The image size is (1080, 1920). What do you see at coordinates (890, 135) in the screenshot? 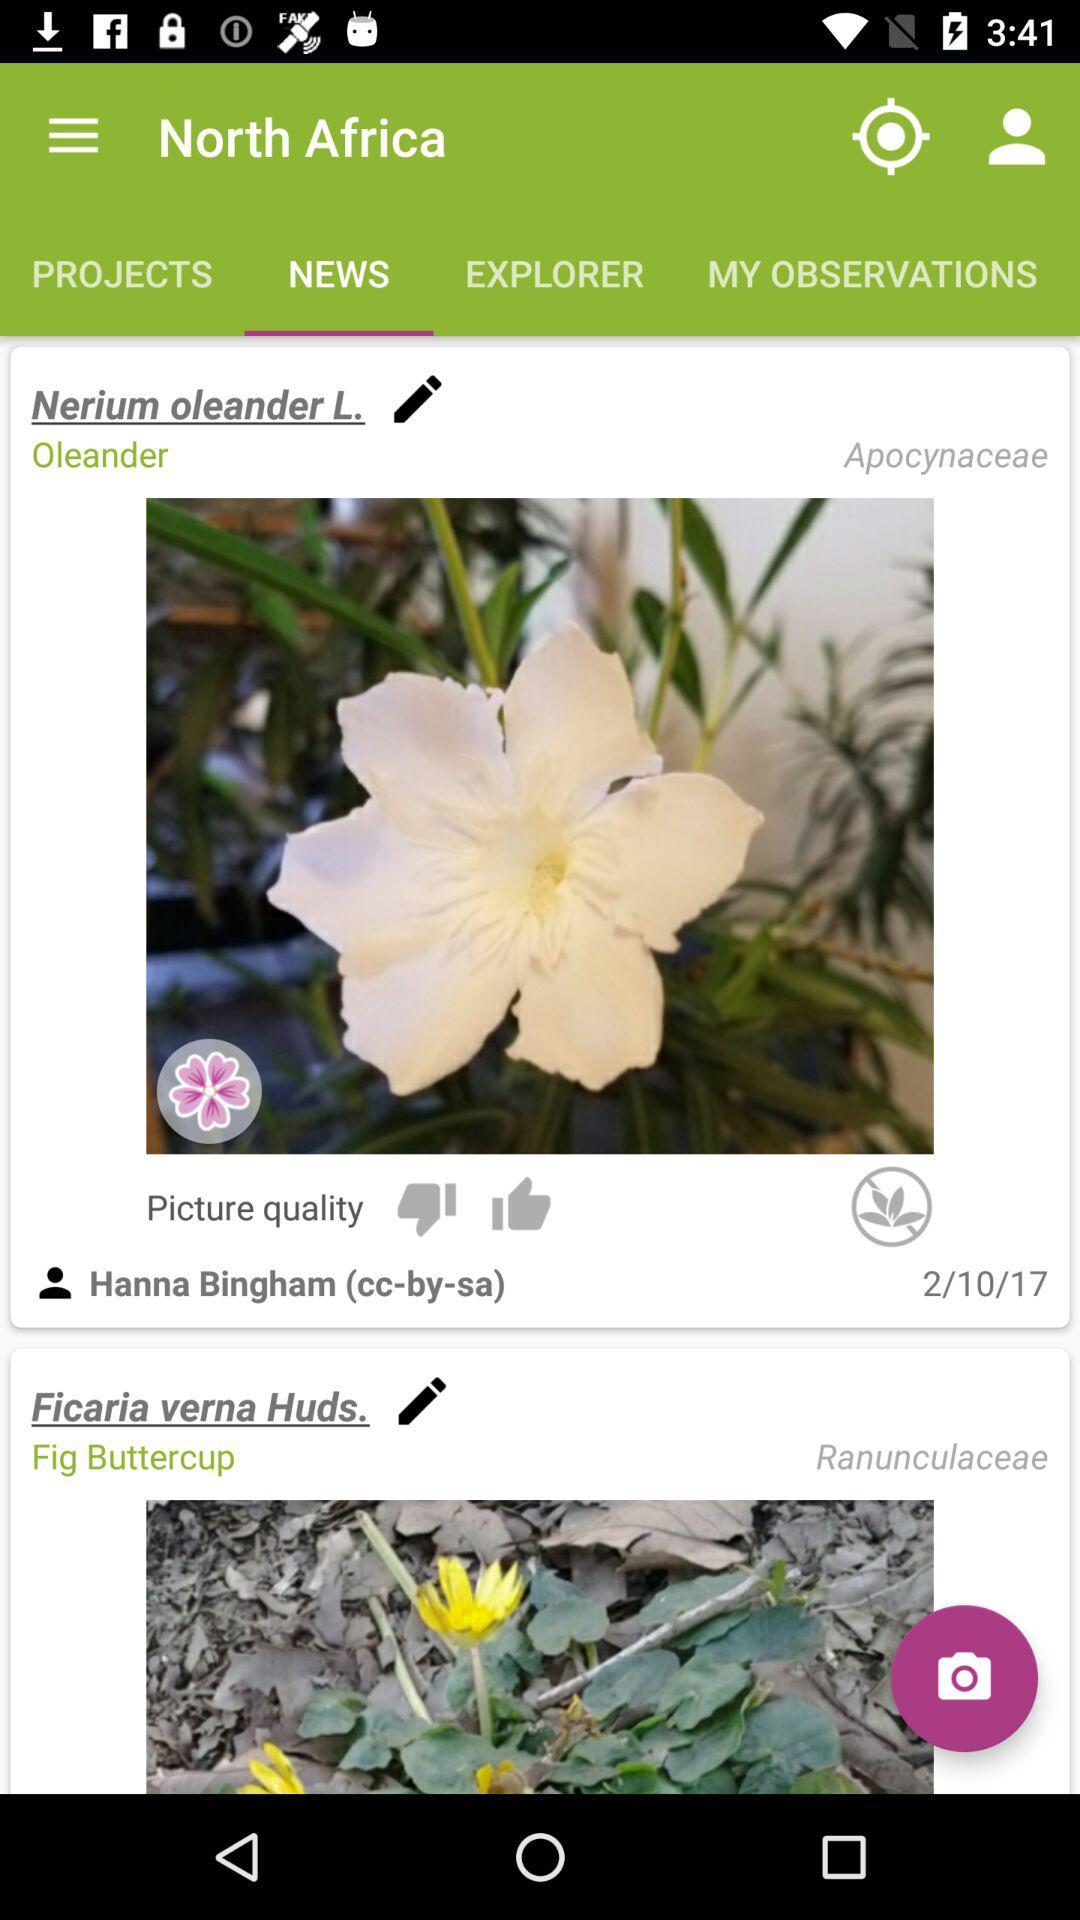
I see `app next to north africa` at bounding box center [890, 135].